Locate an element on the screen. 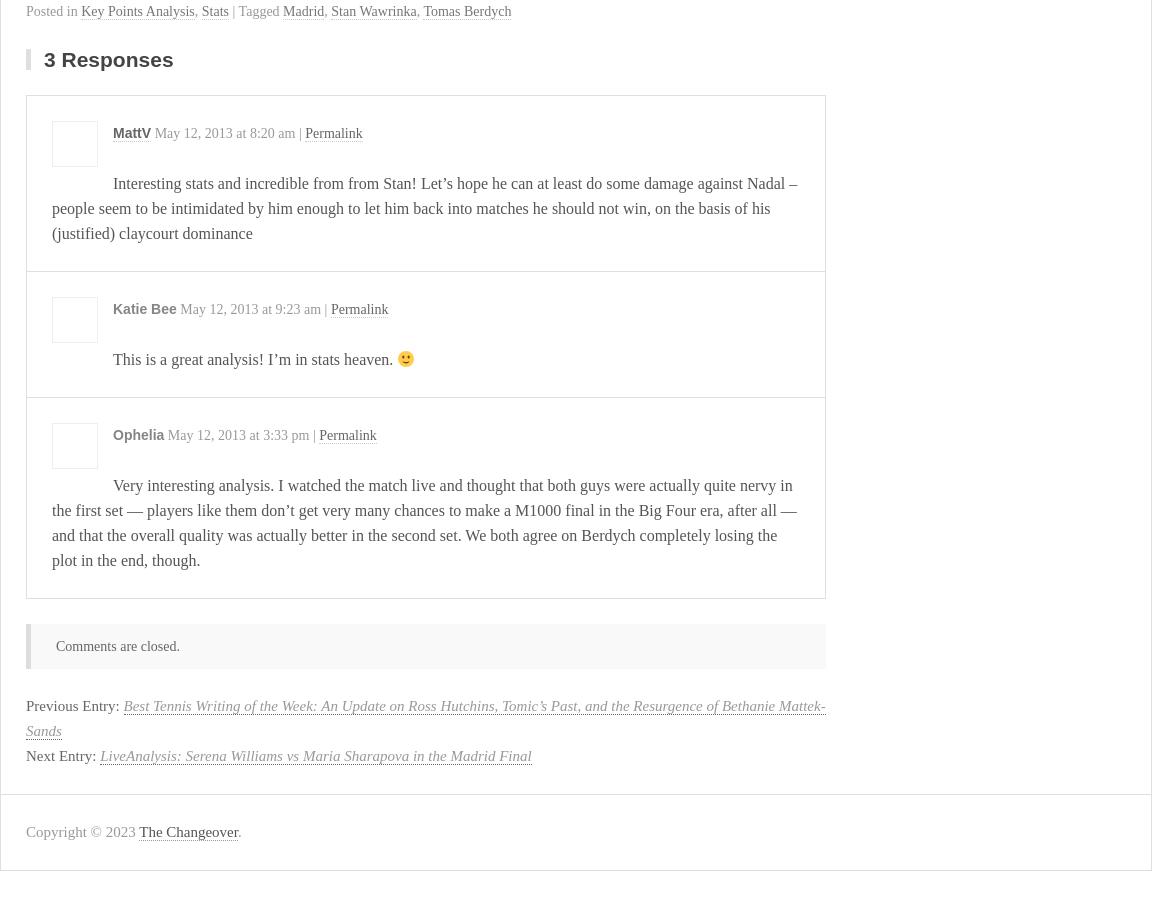 This screenshot has width=1152, height=917. 'This is a great analysis! I’m in stats heaven.' is located at coordinates (112, 358).